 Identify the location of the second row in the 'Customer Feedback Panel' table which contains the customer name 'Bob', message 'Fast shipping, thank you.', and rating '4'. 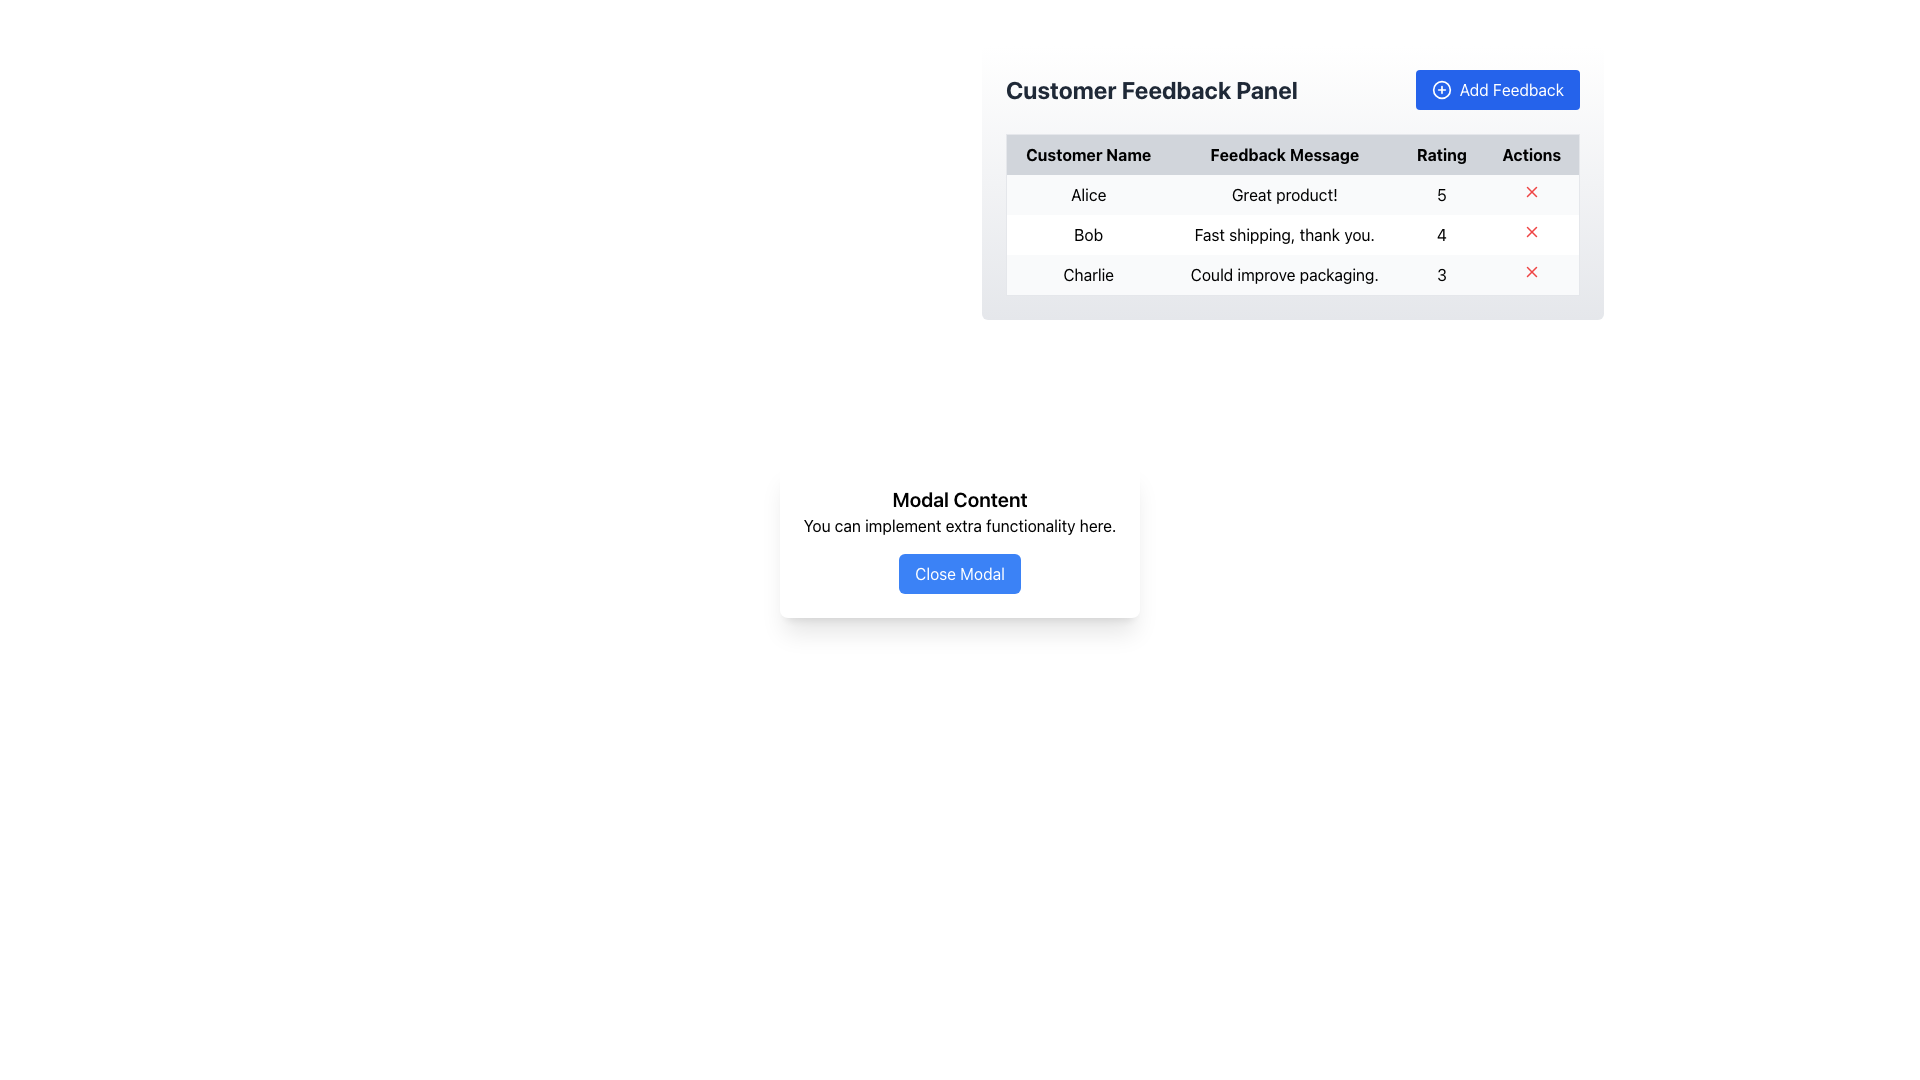
(1292, 234).